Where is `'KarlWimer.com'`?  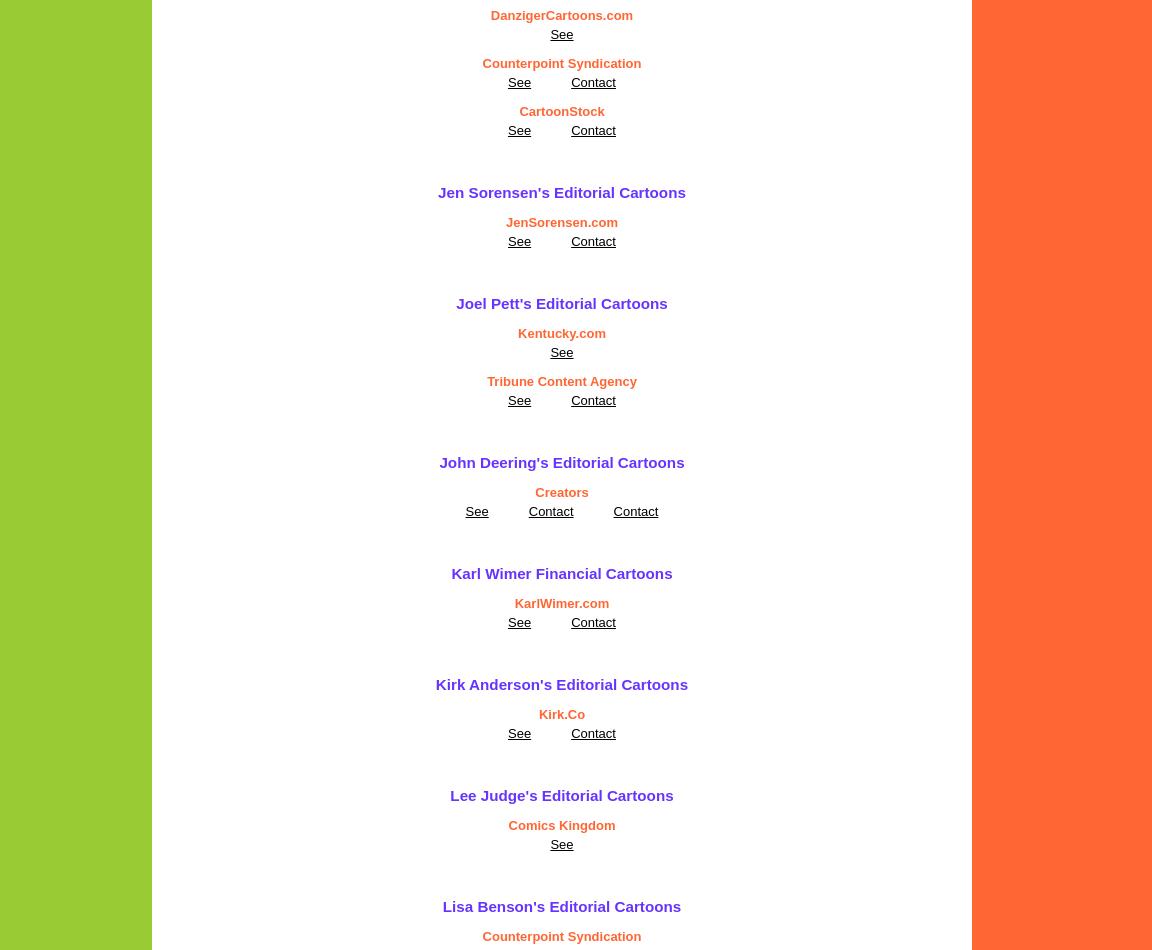
'KarlWimer.com' is located at coordinates (561, 603).